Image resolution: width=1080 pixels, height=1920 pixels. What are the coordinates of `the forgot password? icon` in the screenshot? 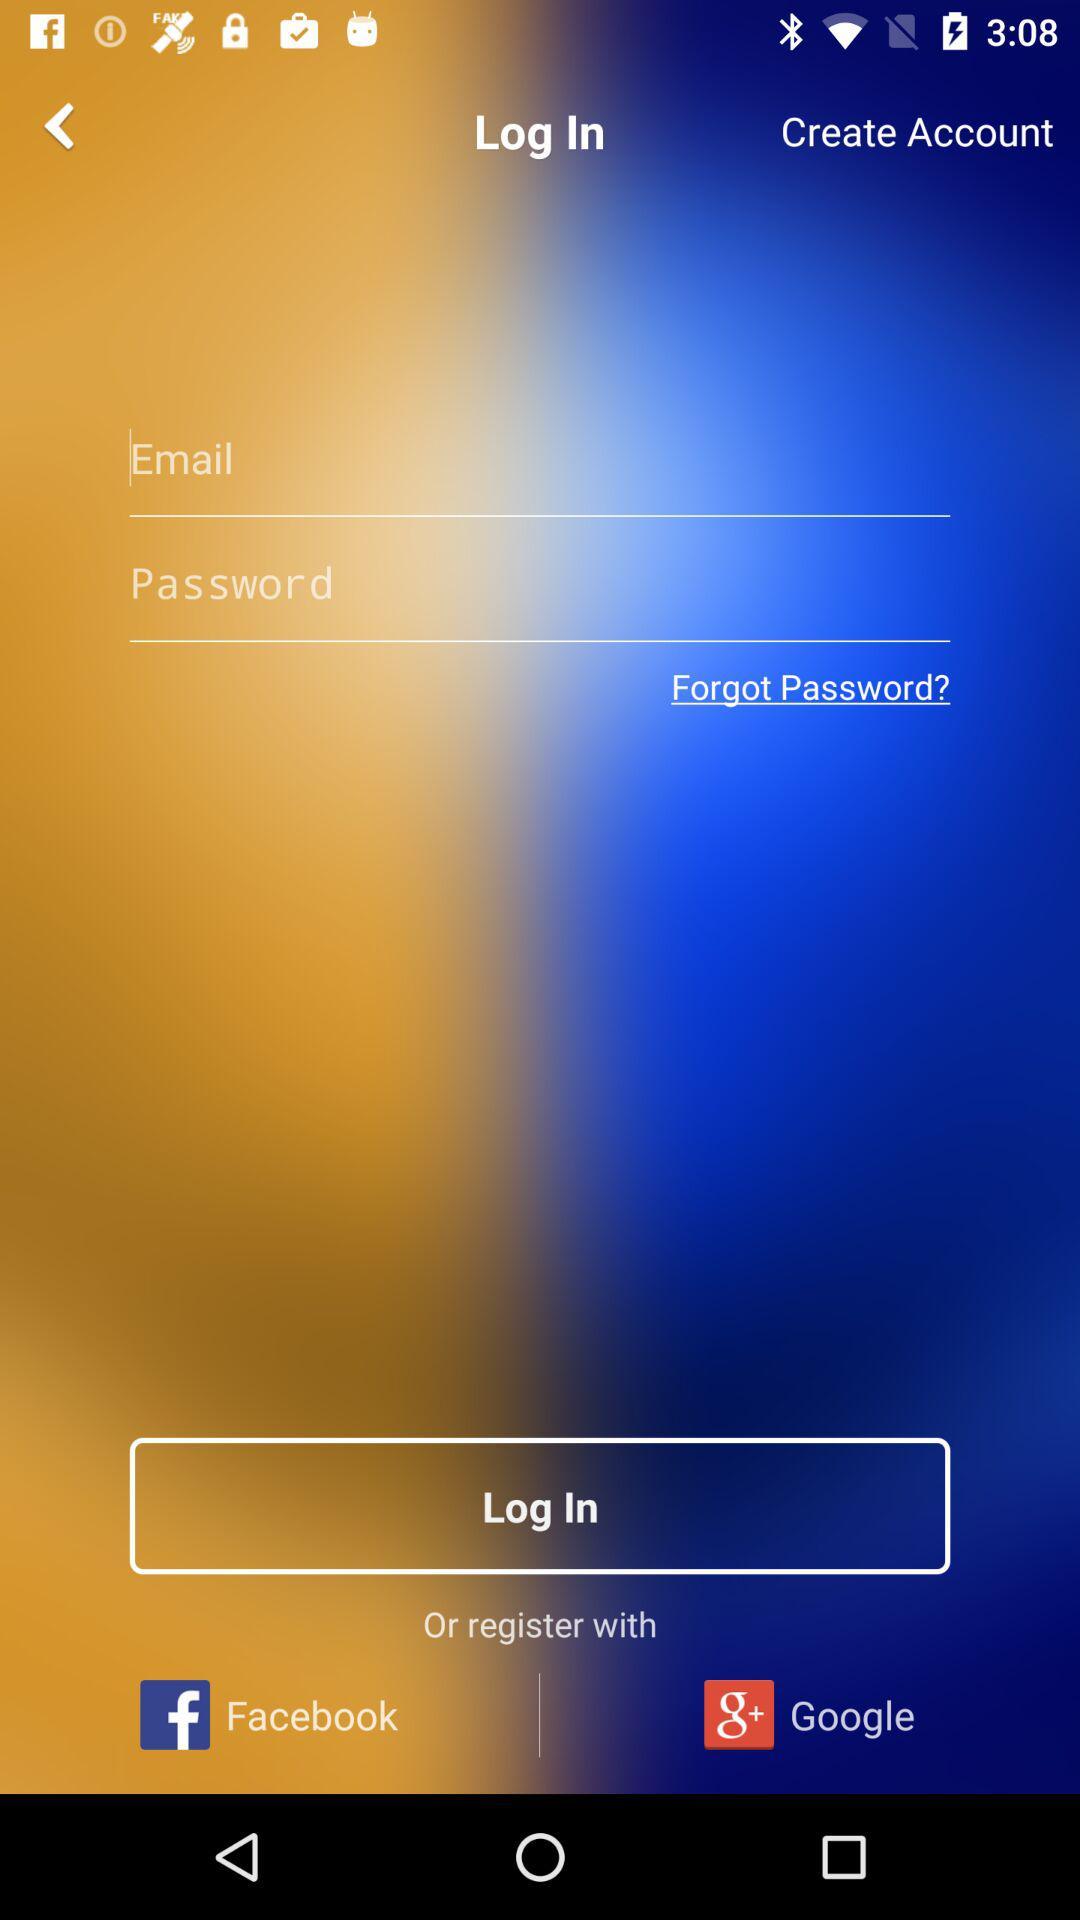 It's located at (810, 686).